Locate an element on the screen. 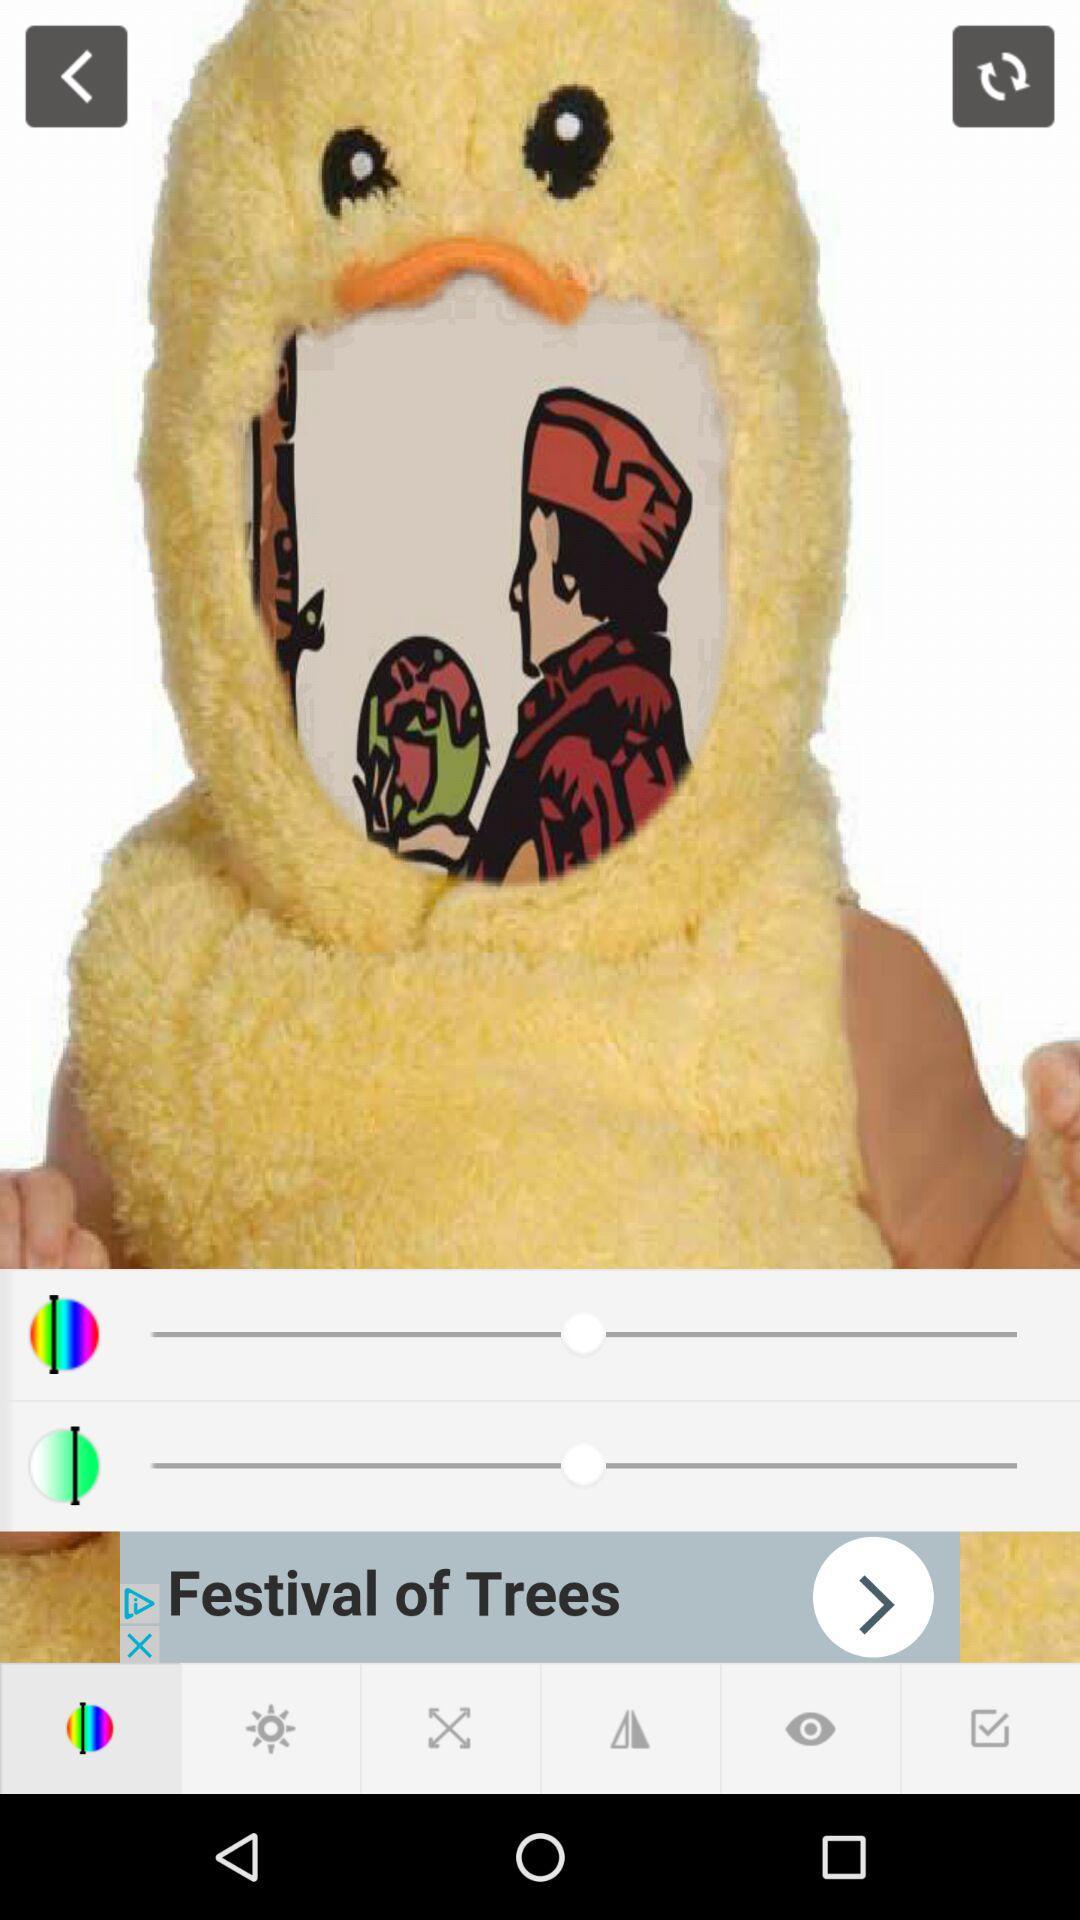 The image size is (1080, 1920). autoplay option is located at coordinates (540, 1596).